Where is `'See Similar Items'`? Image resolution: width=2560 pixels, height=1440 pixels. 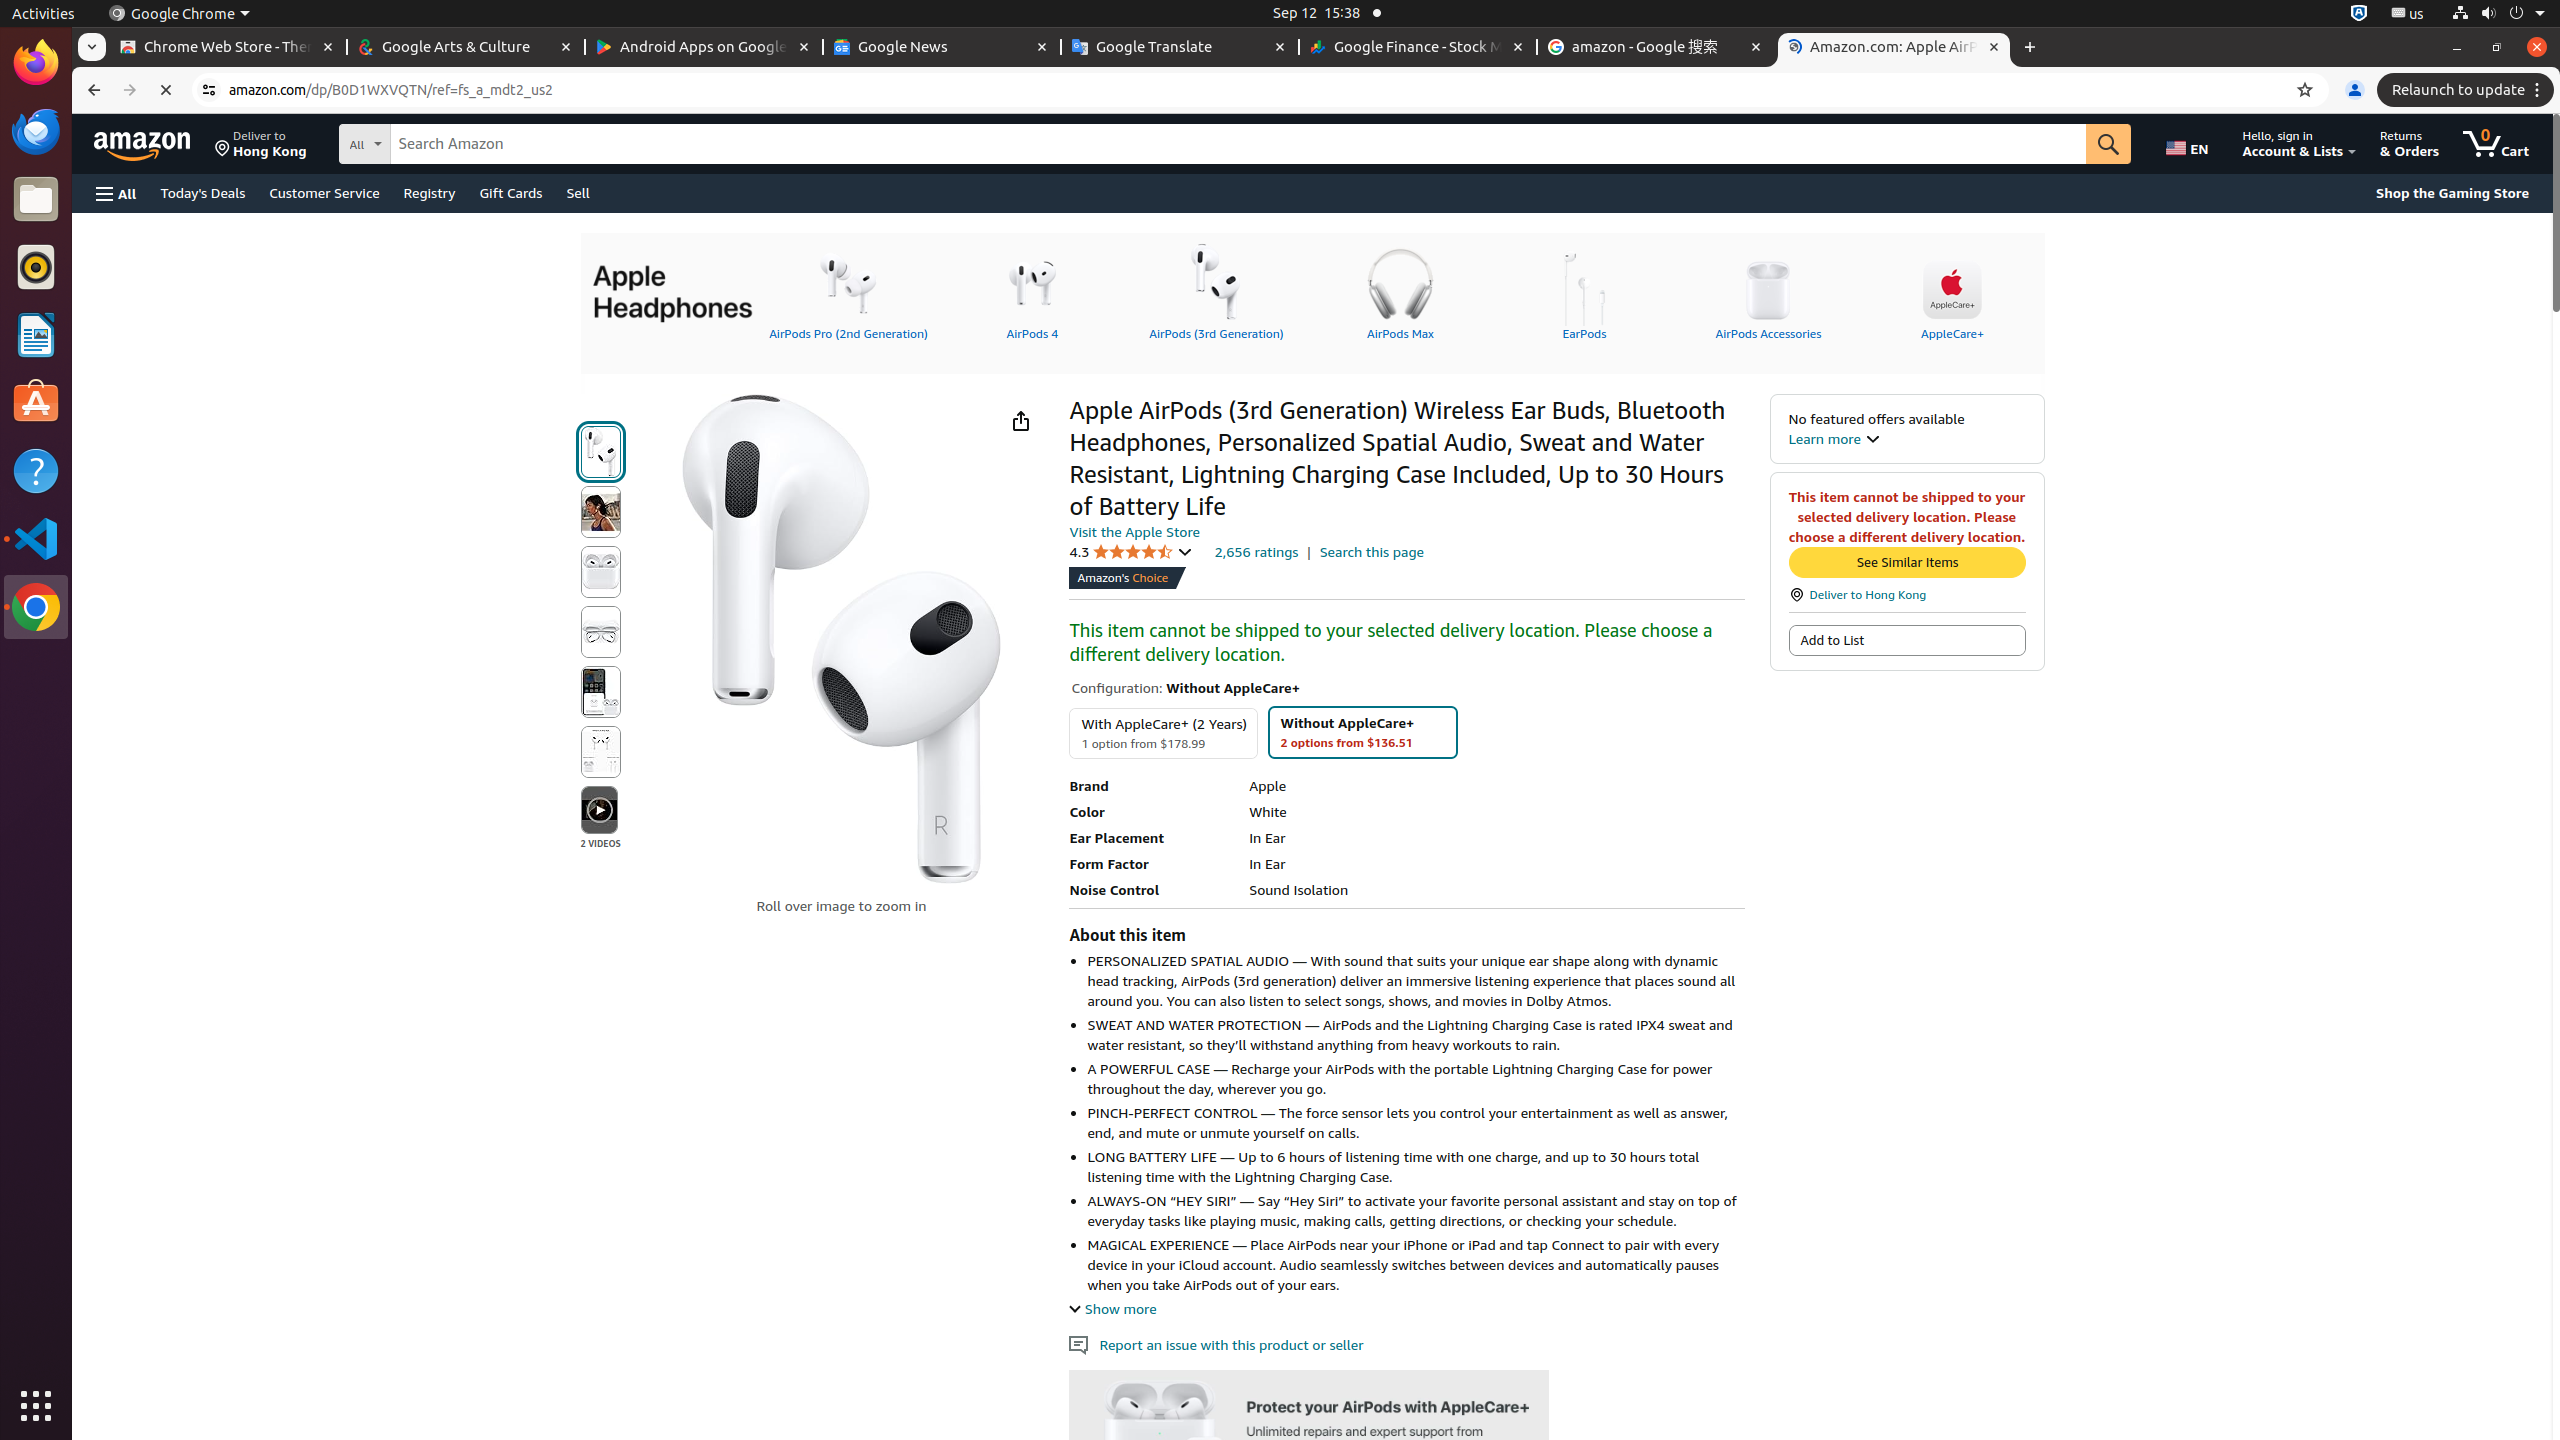 'See Similar Items' is located at coordinates (1905, 562).